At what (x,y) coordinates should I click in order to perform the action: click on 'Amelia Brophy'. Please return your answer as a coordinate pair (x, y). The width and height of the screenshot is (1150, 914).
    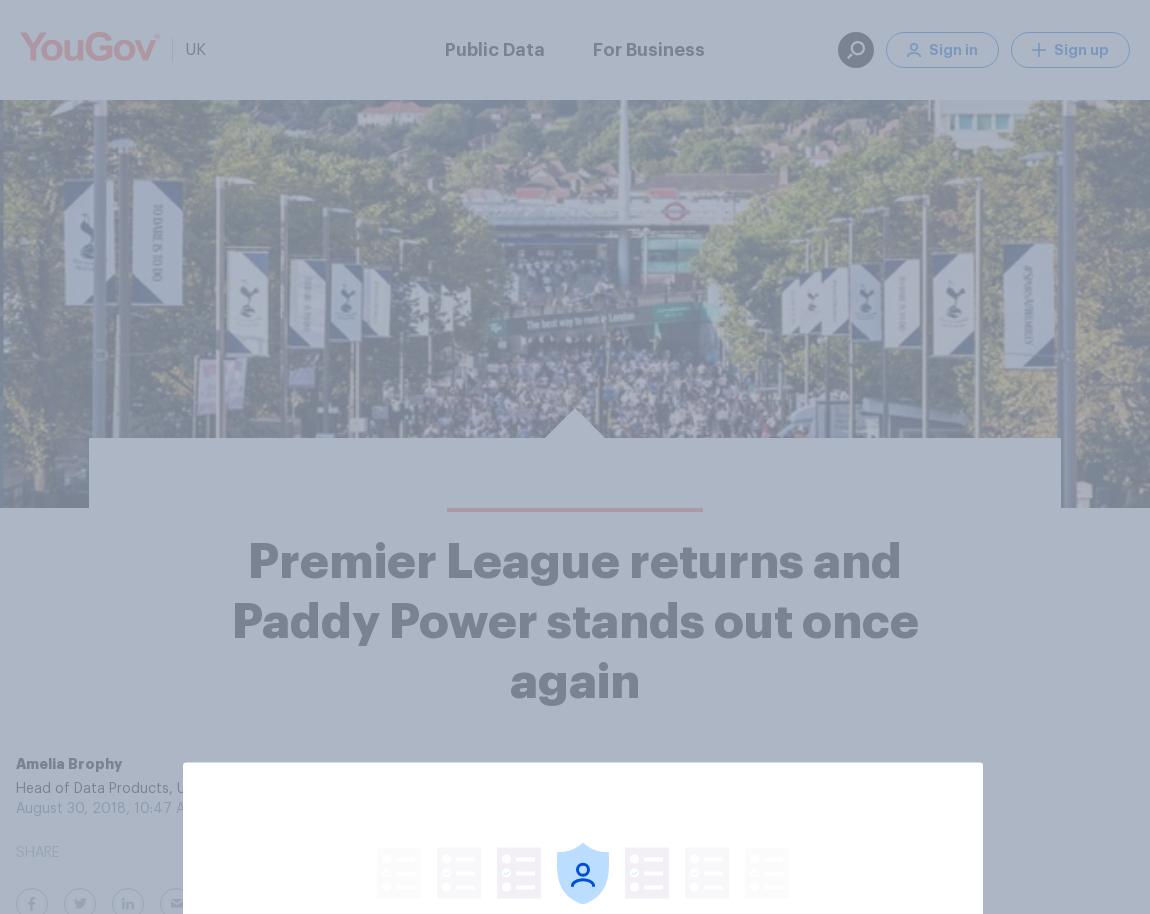
    Looking at the image, I should click on (68, 764).